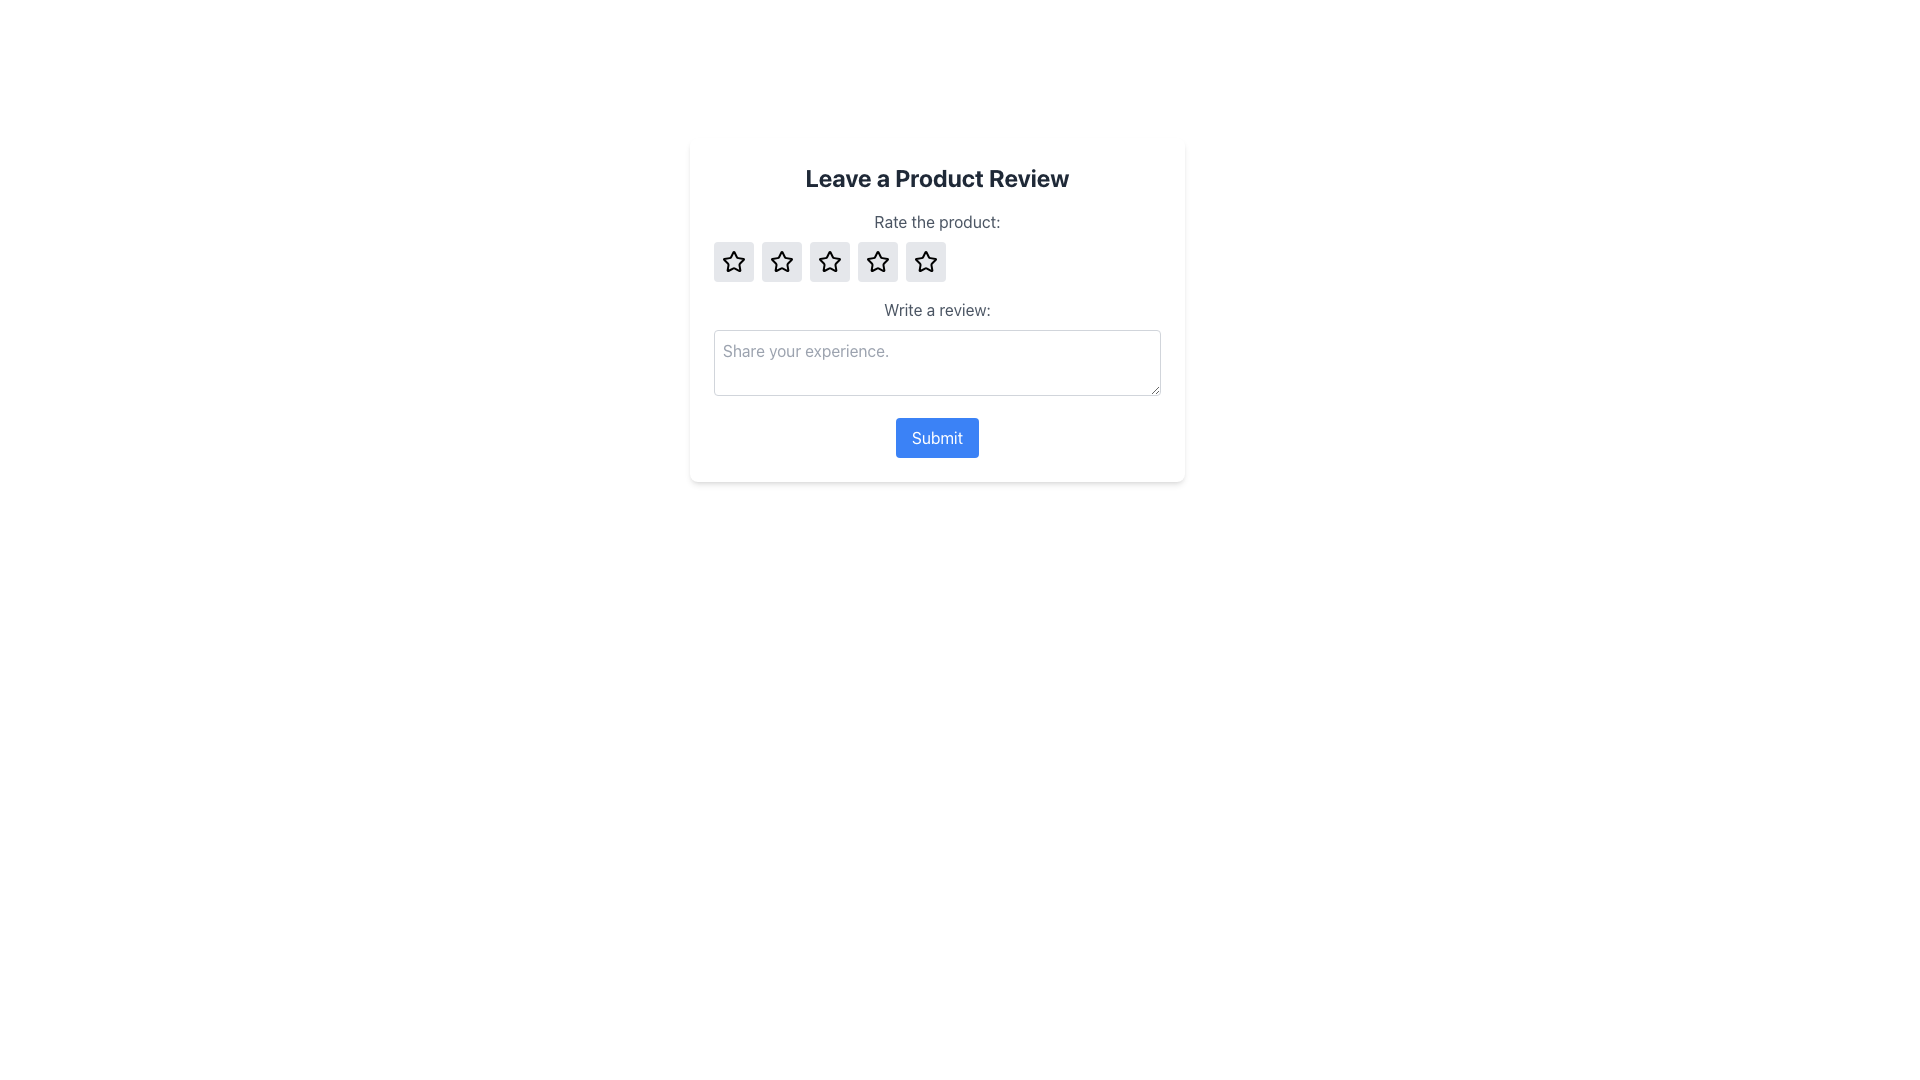  I want to click on the third star icon, so click(830, 261).